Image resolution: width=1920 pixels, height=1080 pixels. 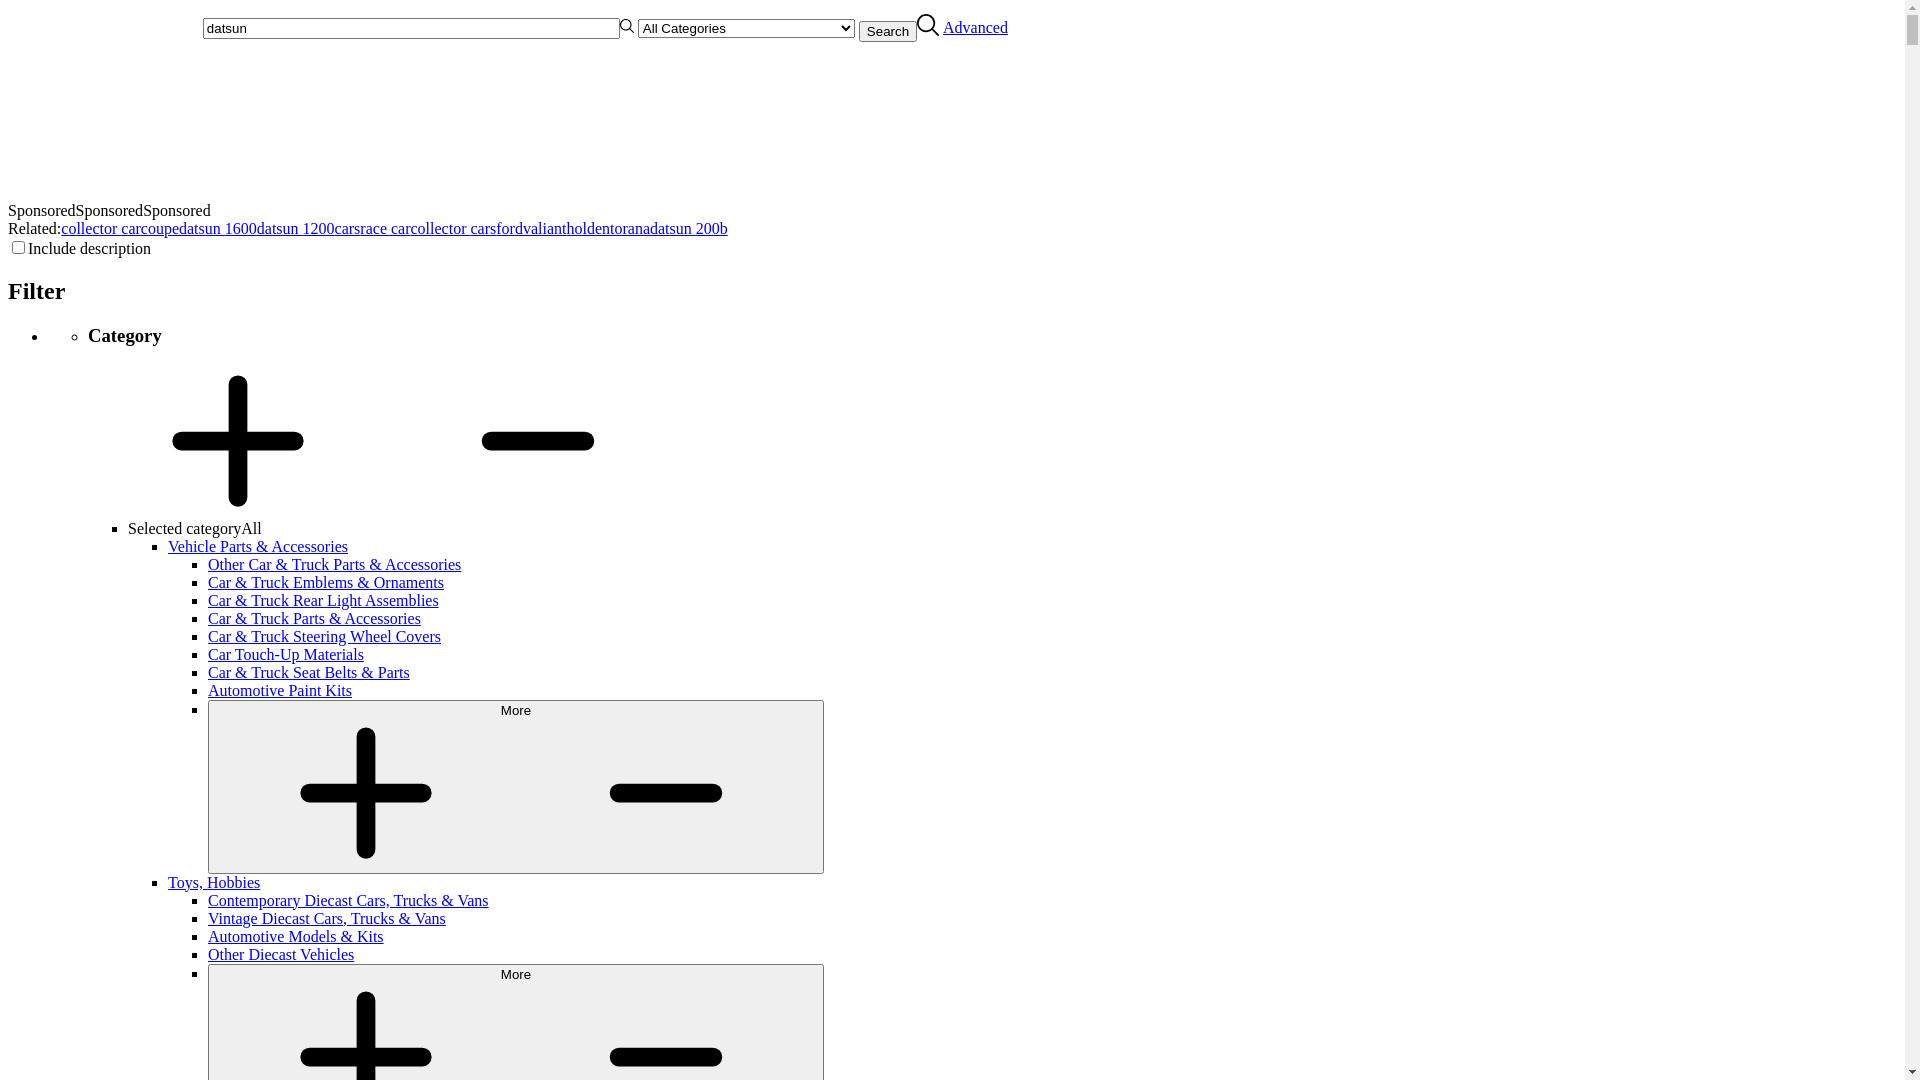 I want to click on 'holden', so click(x=587, y=227).